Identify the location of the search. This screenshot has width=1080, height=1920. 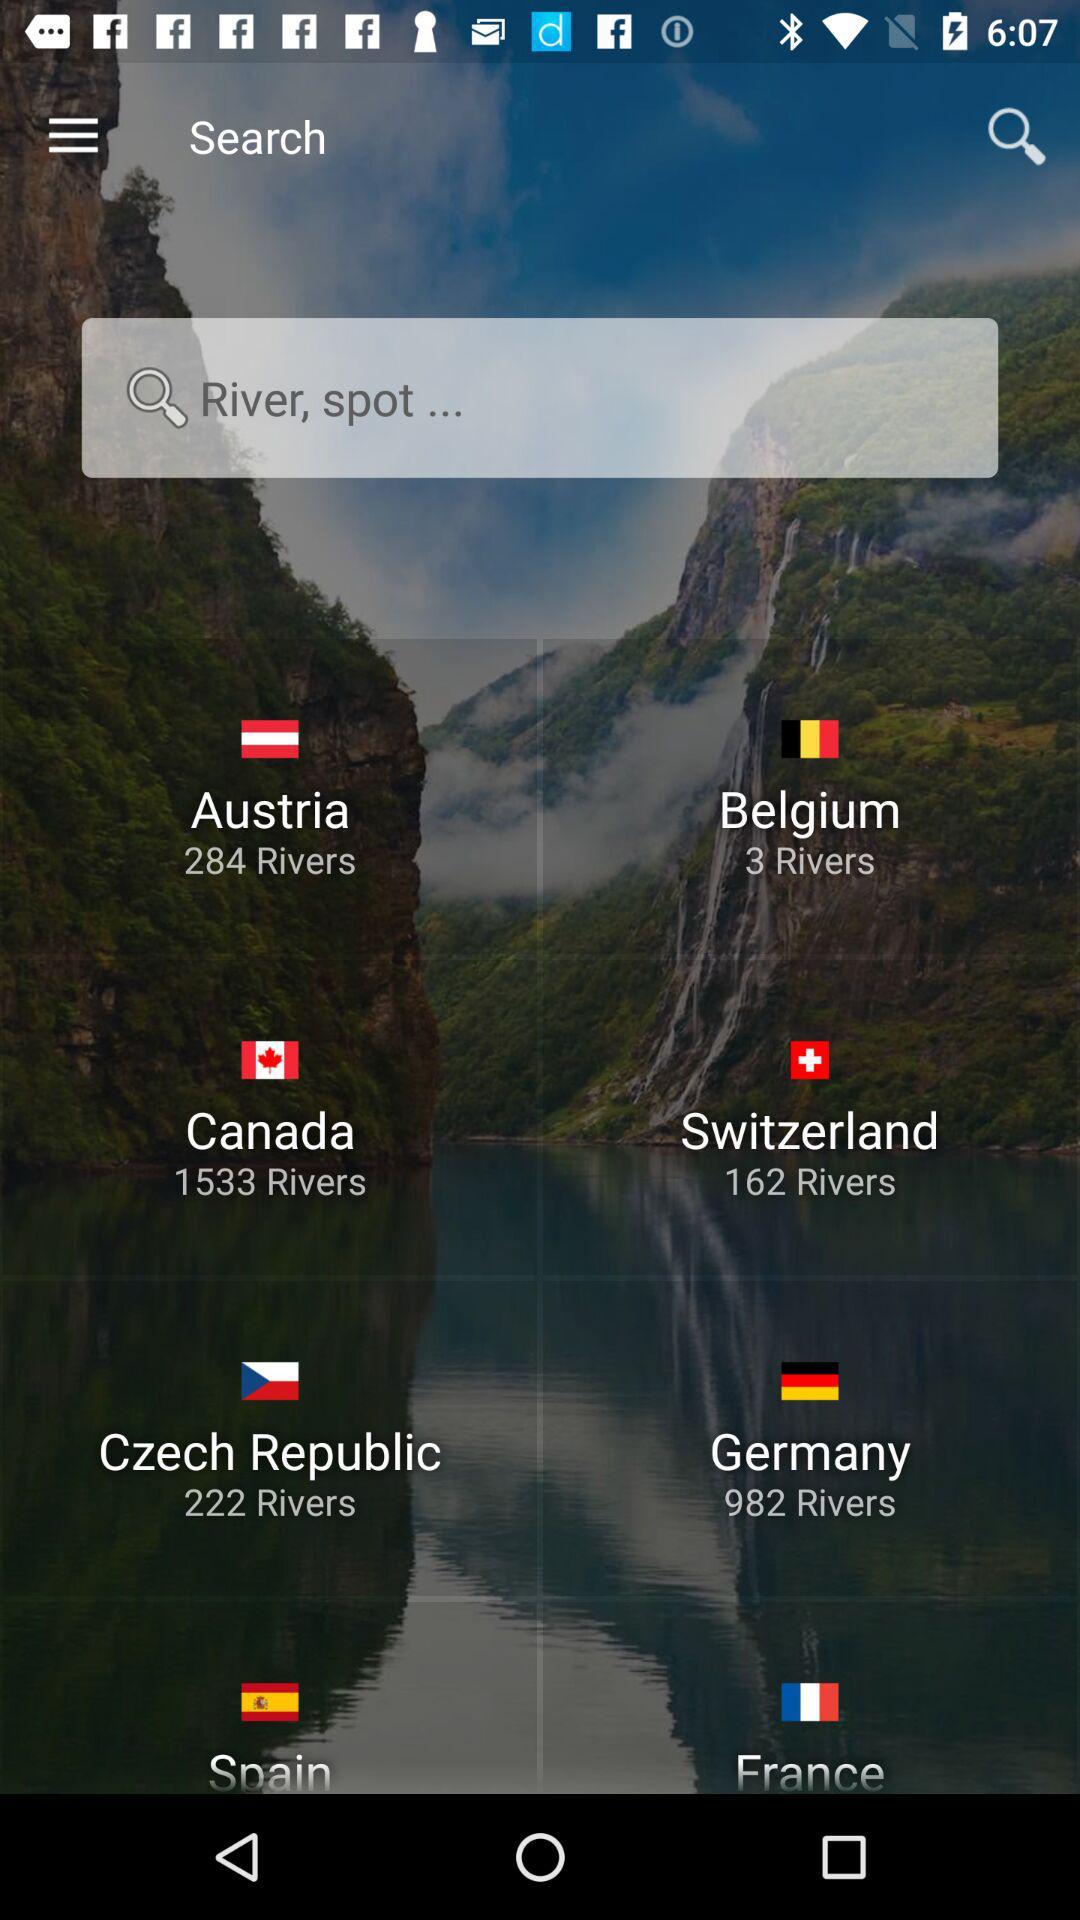
(540, 397).